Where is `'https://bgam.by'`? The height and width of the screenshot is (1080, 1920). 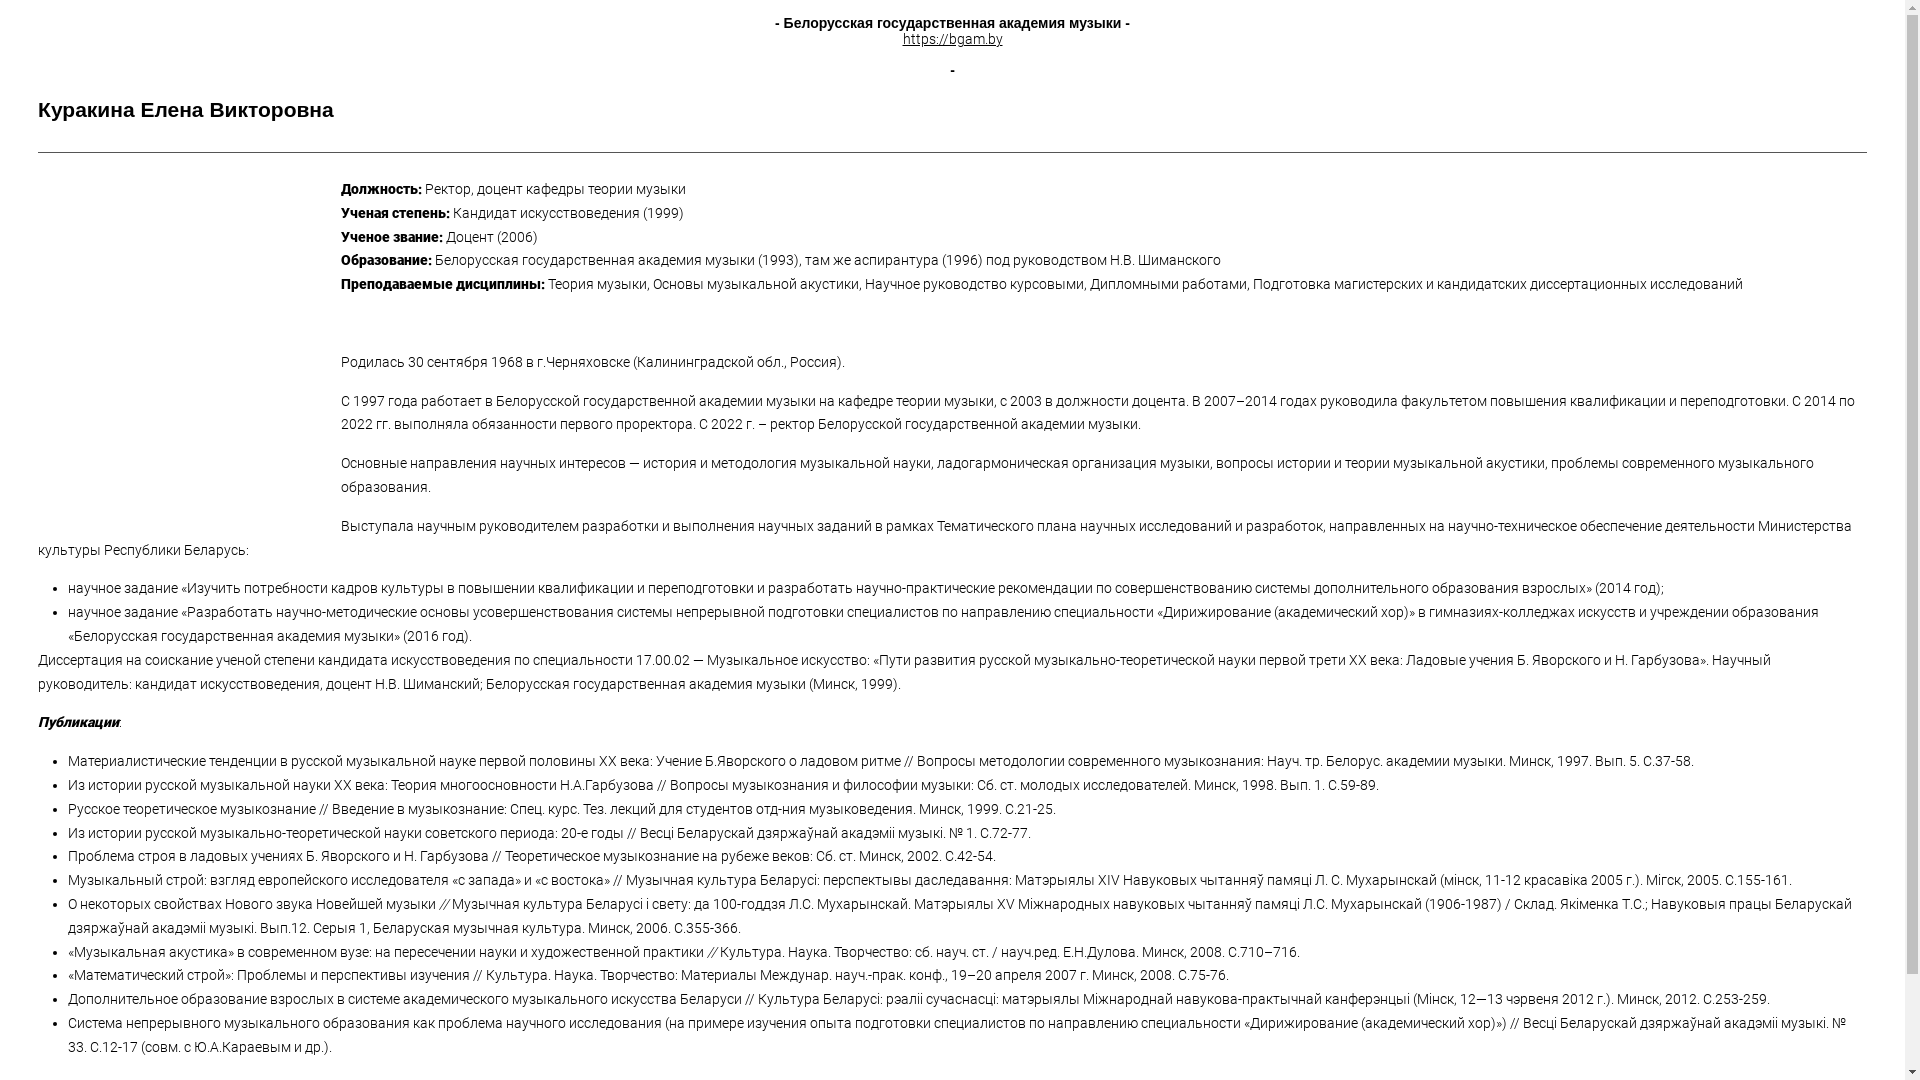 'https://bgam.by' is located at coordinates (950, 38).